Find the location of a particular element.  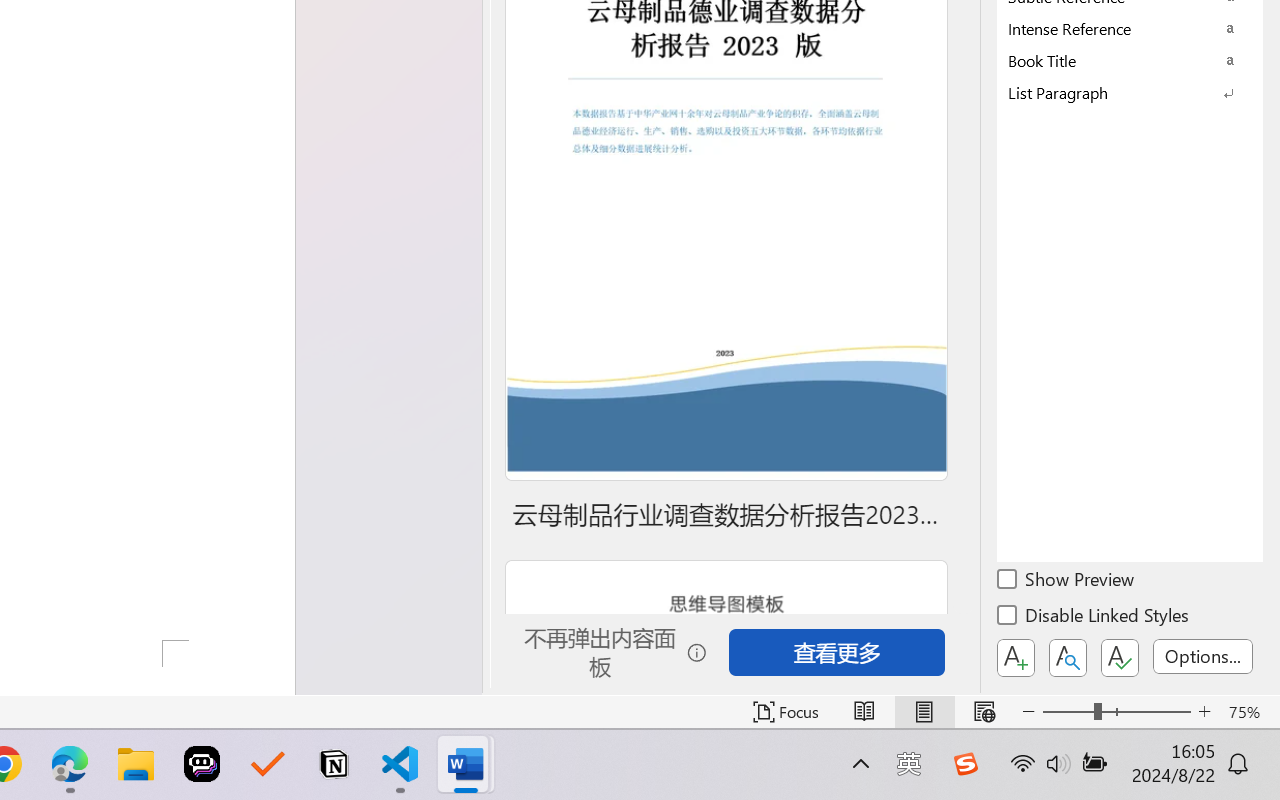

'Class: Image' is located at coordinates (965, 764).